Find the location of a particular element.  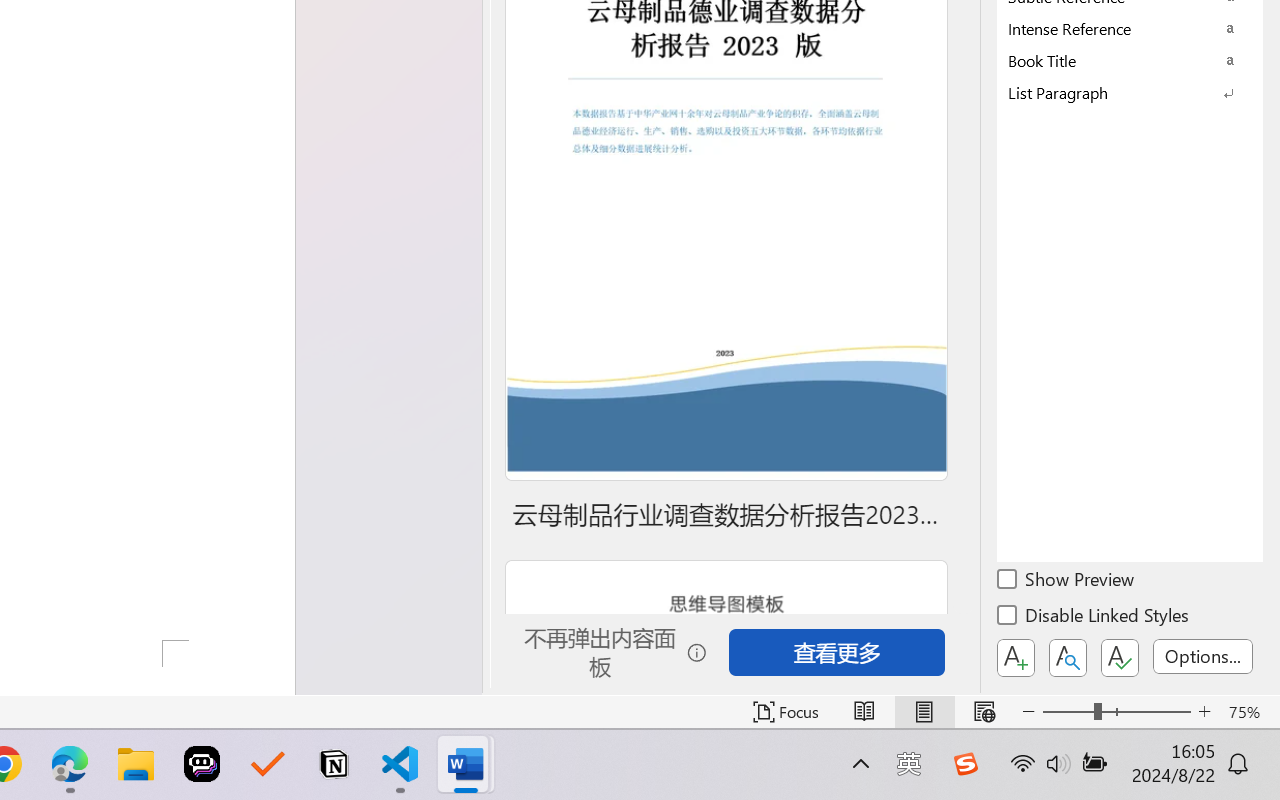

'Class: Image' is located at coordinates (965, 764).